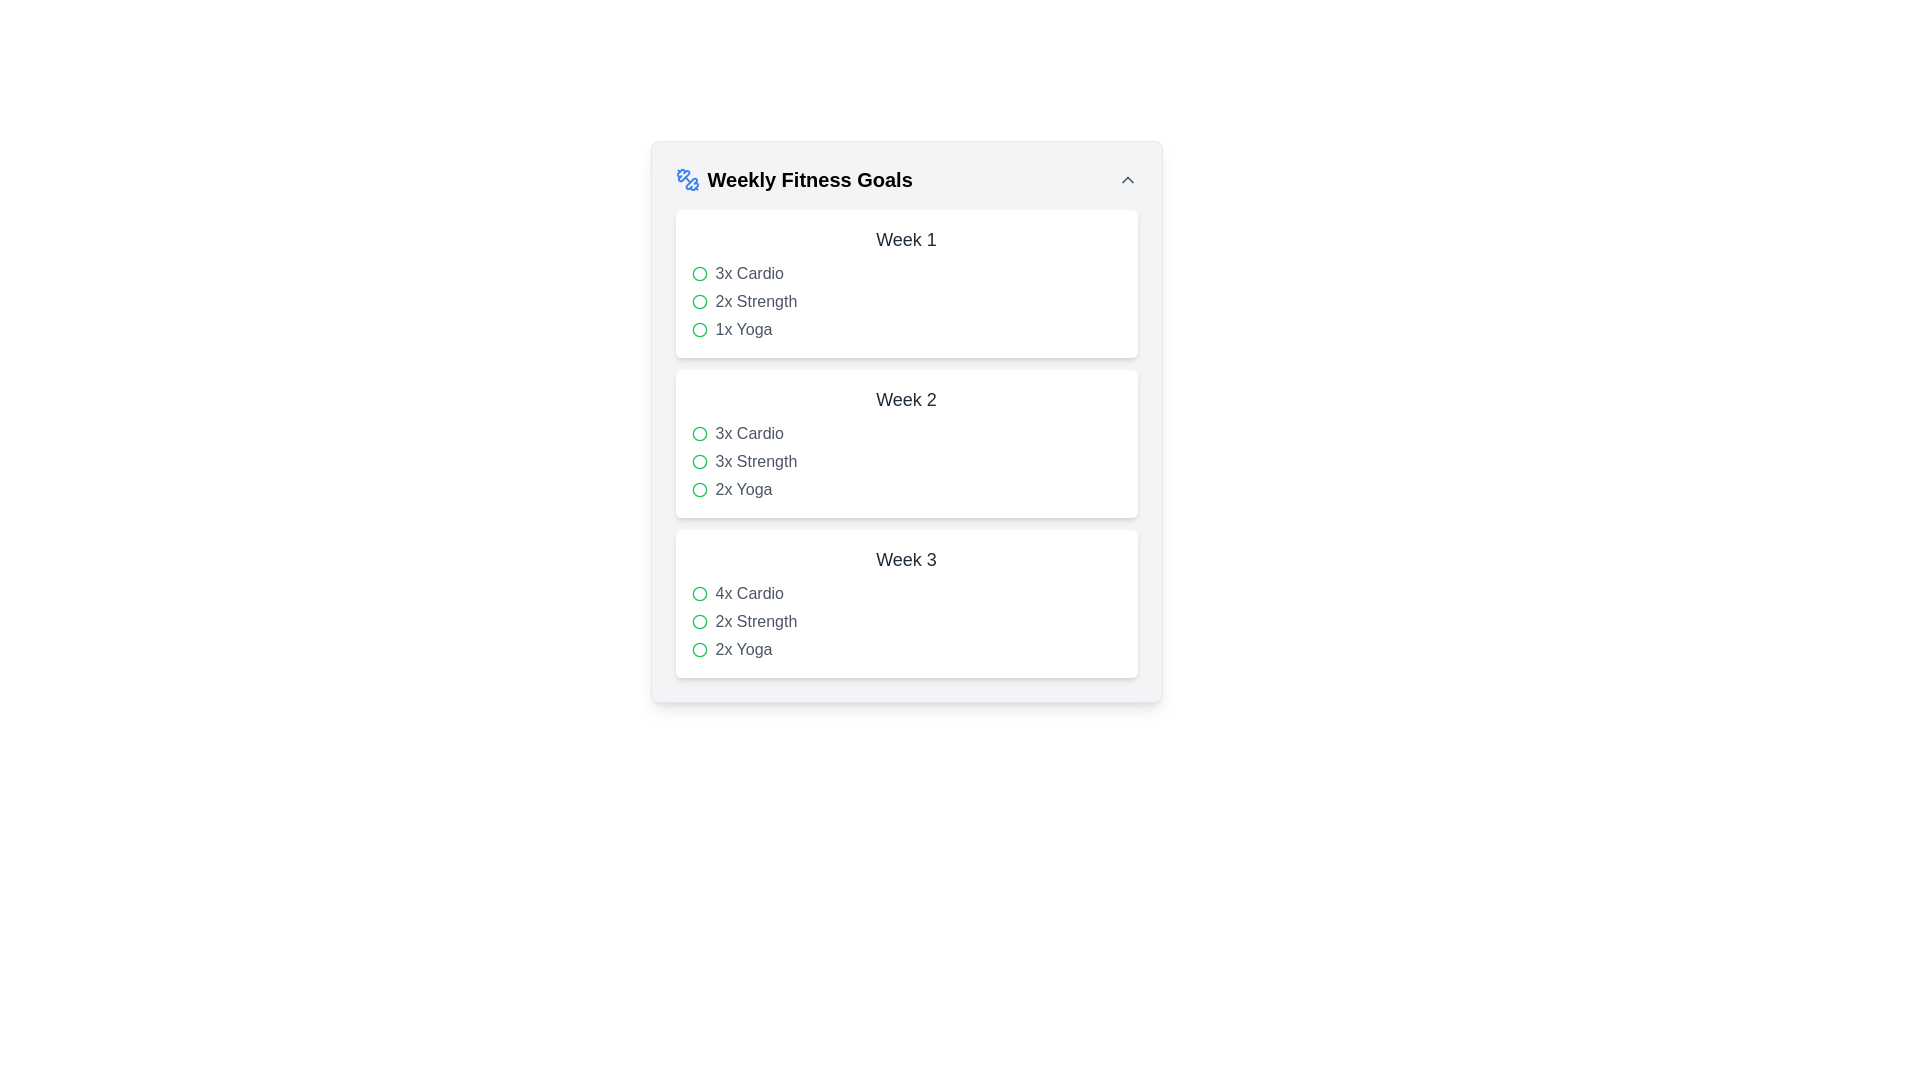  Describe the element at coordinates (699, 273) in the screenshot. I see `the completion icon for the '3x Cardio' activity located in the top-left corner of the 'Week 1' section` at that location.